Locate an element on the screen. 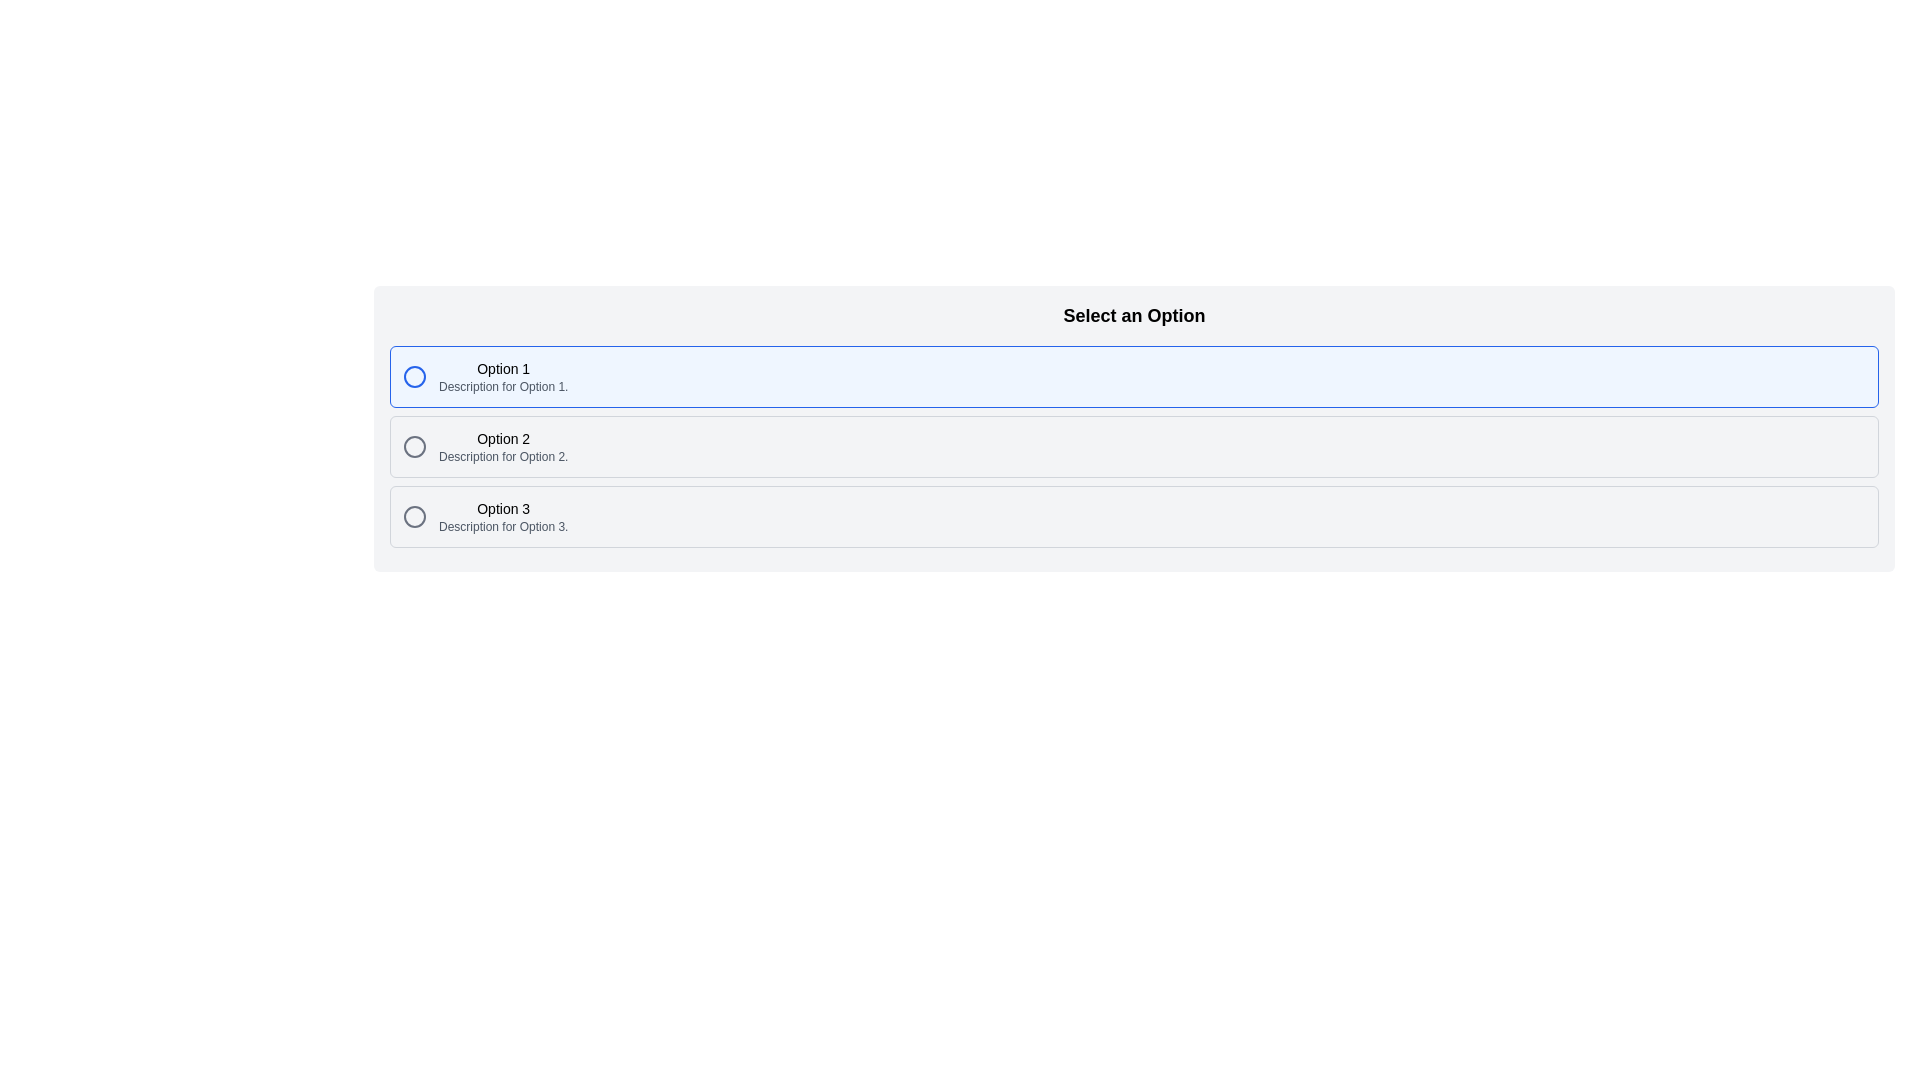  the static text label reading 'Description for Option 1.' located beneath the bolded 'Option 1' label in the first option group, which is centrally aligned in the top segment of the interface is located at coordinates (503, 386).